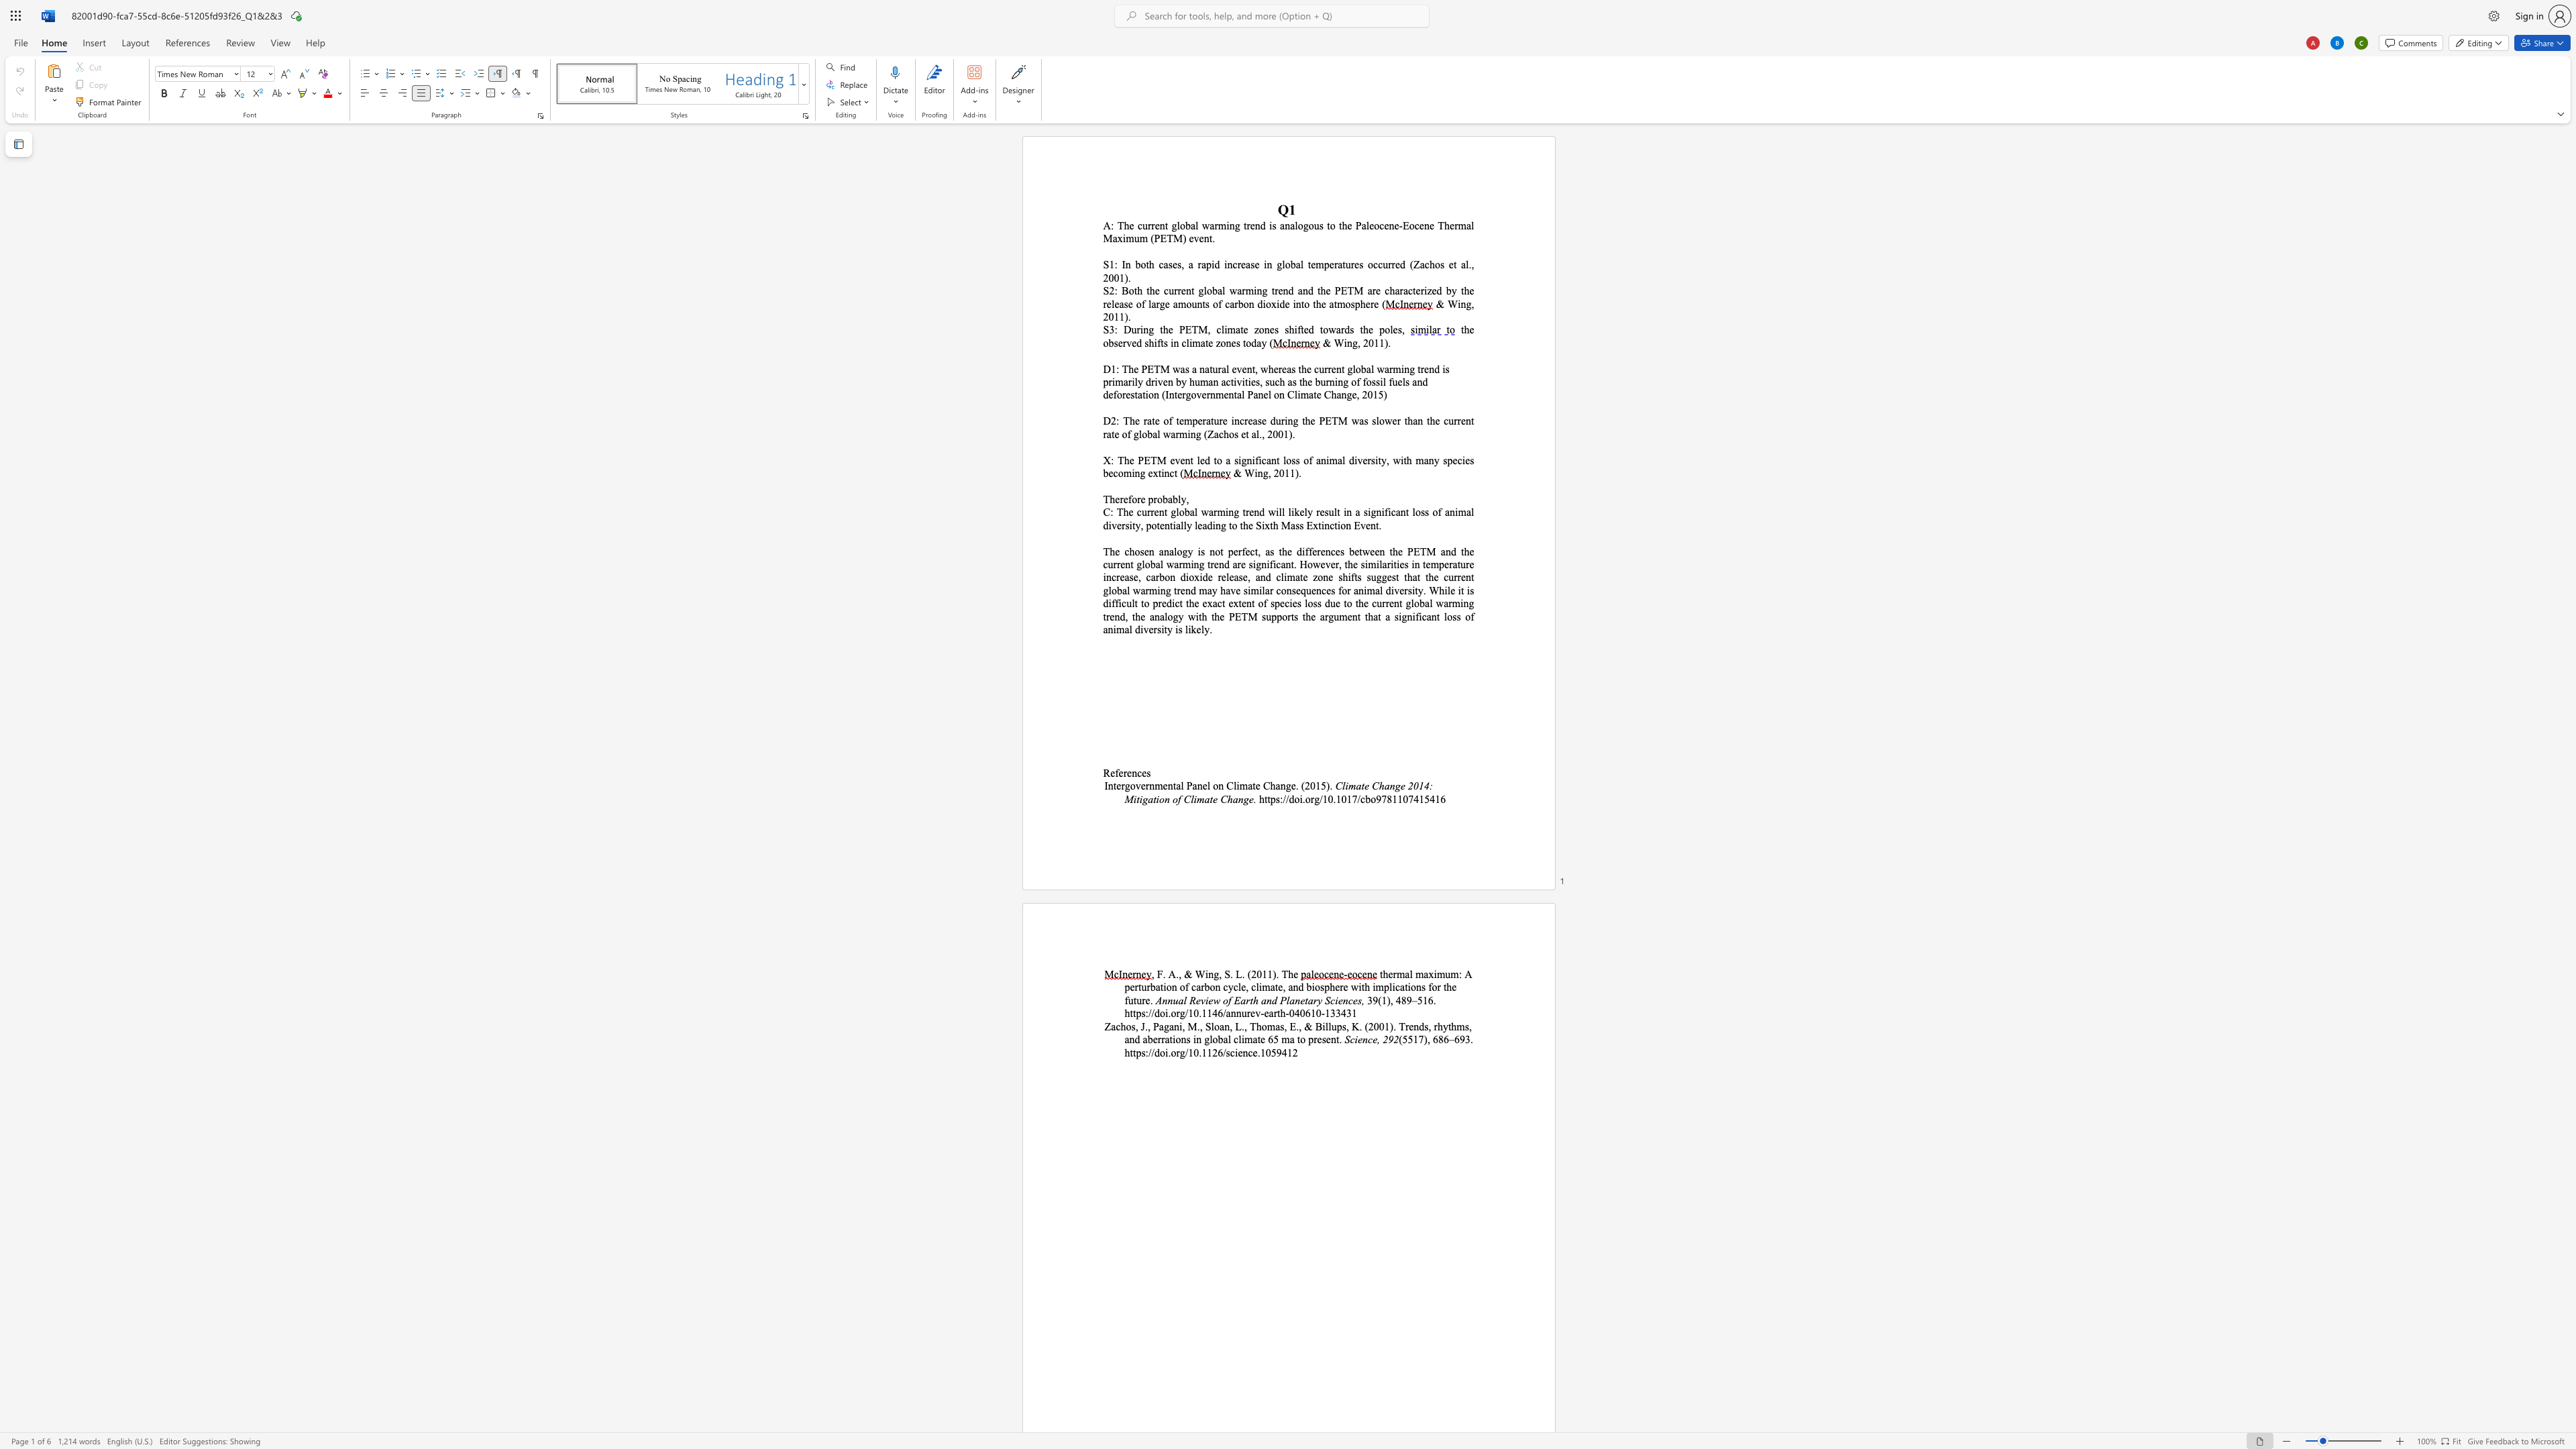 This screenshot has height=1449, width=2576. Describe the element at coordinates (1108, 498) in the screenshot. I see `the space between the continuous character "T" and "h" in the text` at that location.